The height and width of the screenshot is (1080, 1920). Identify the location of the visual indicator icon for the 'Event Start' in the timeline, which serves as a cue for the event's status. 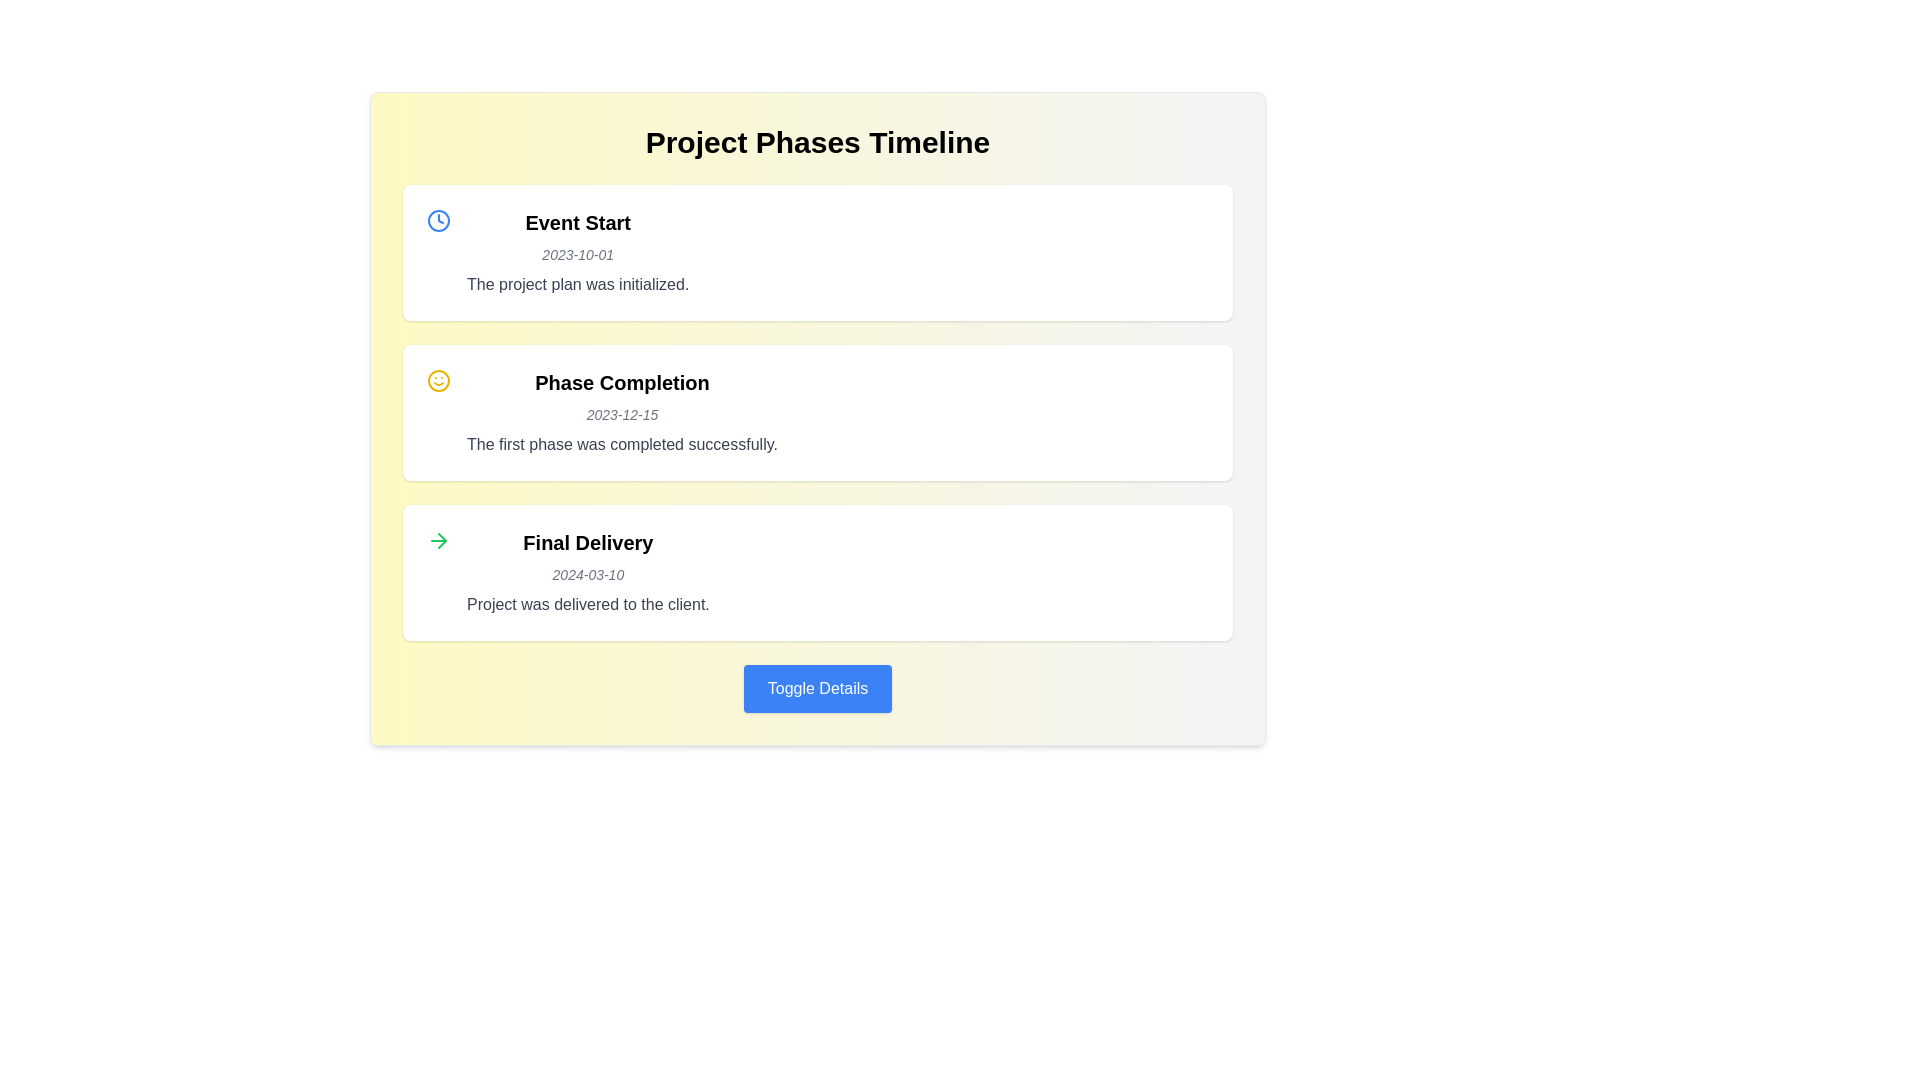
(437, 220).